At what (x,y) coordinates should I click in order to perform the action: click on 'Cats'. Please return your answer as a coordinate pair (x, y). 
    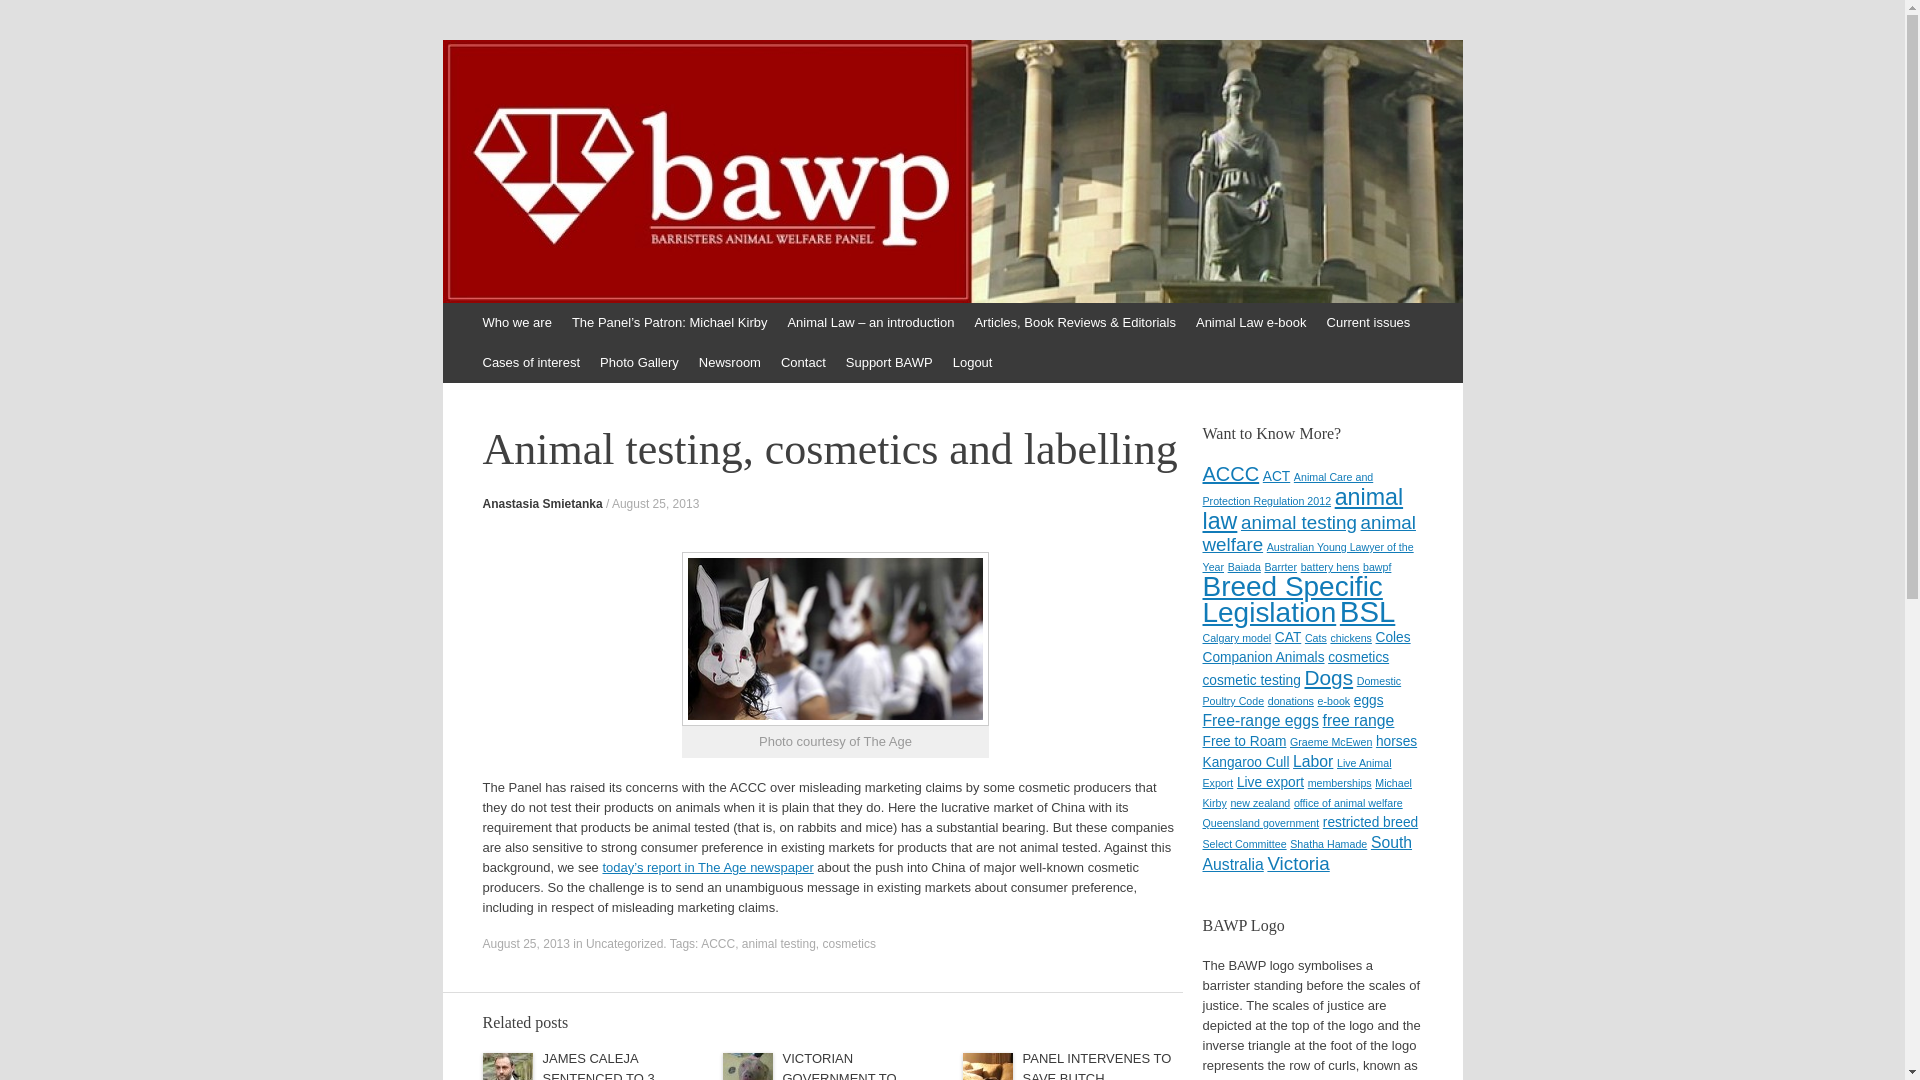
    Looking at the image, I should click on (1315, 637).